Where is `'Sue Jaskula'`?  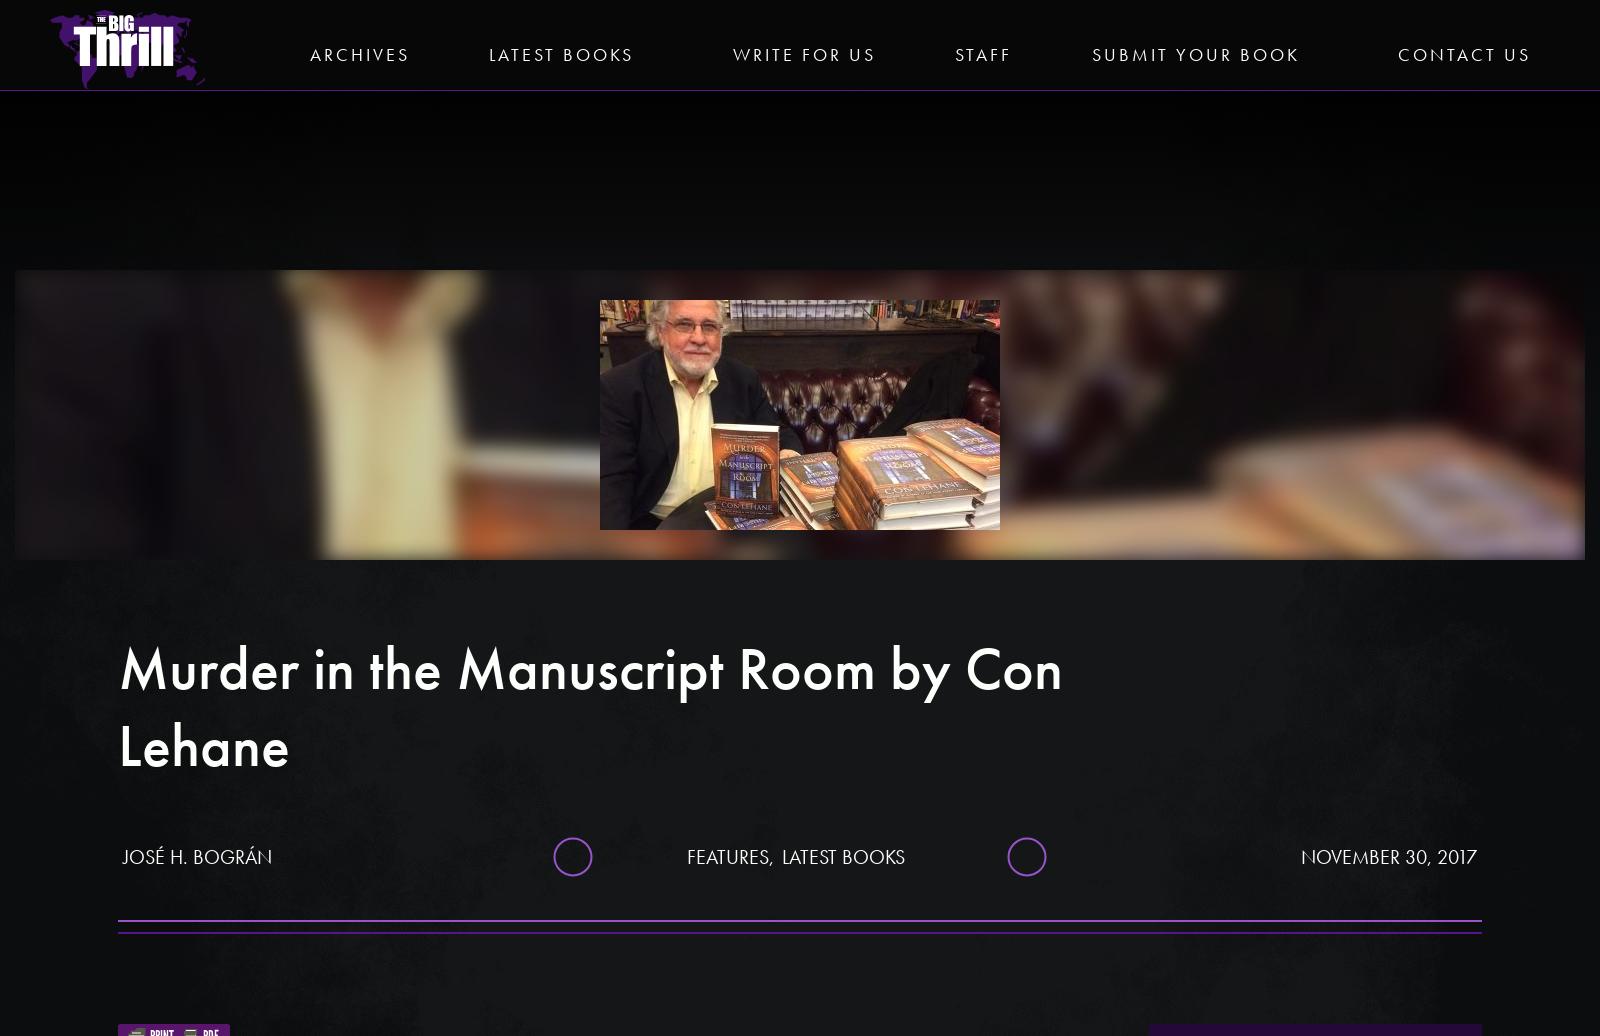 'Sue Jaskula' is located at coordinates (1314, 913).